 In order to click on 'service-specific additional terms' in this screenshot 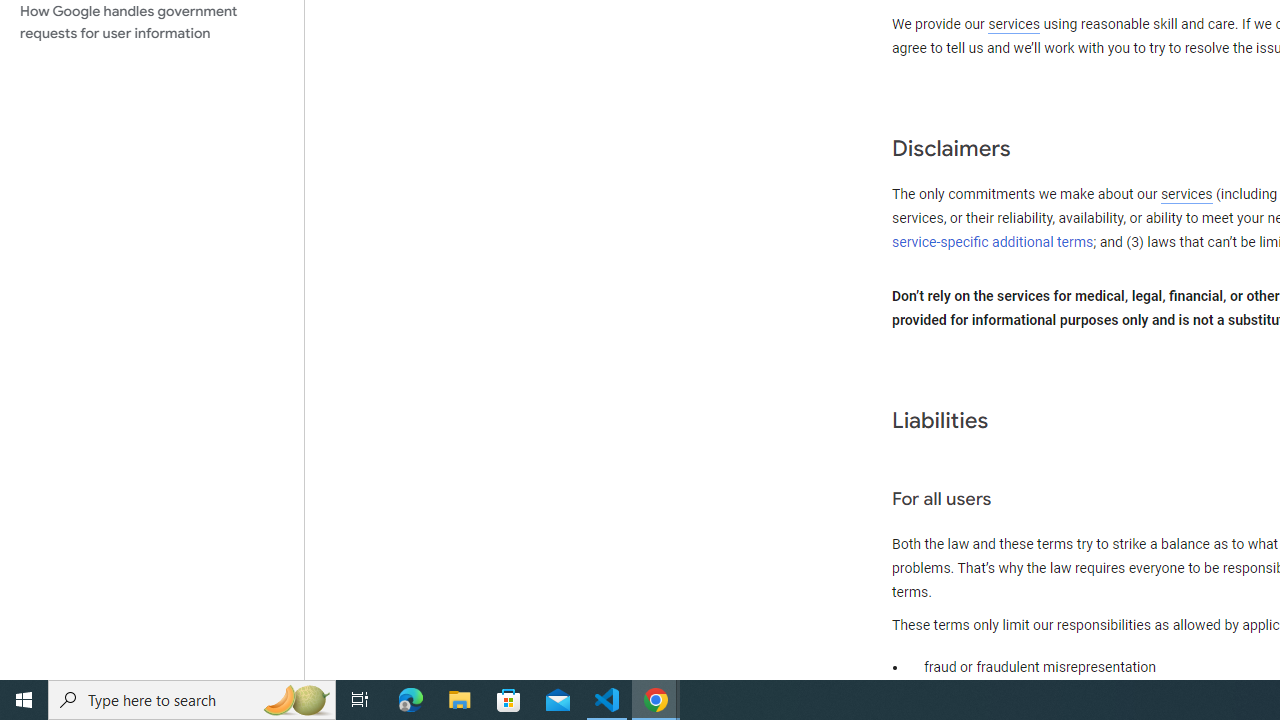, I will do `click(993, 241)`.